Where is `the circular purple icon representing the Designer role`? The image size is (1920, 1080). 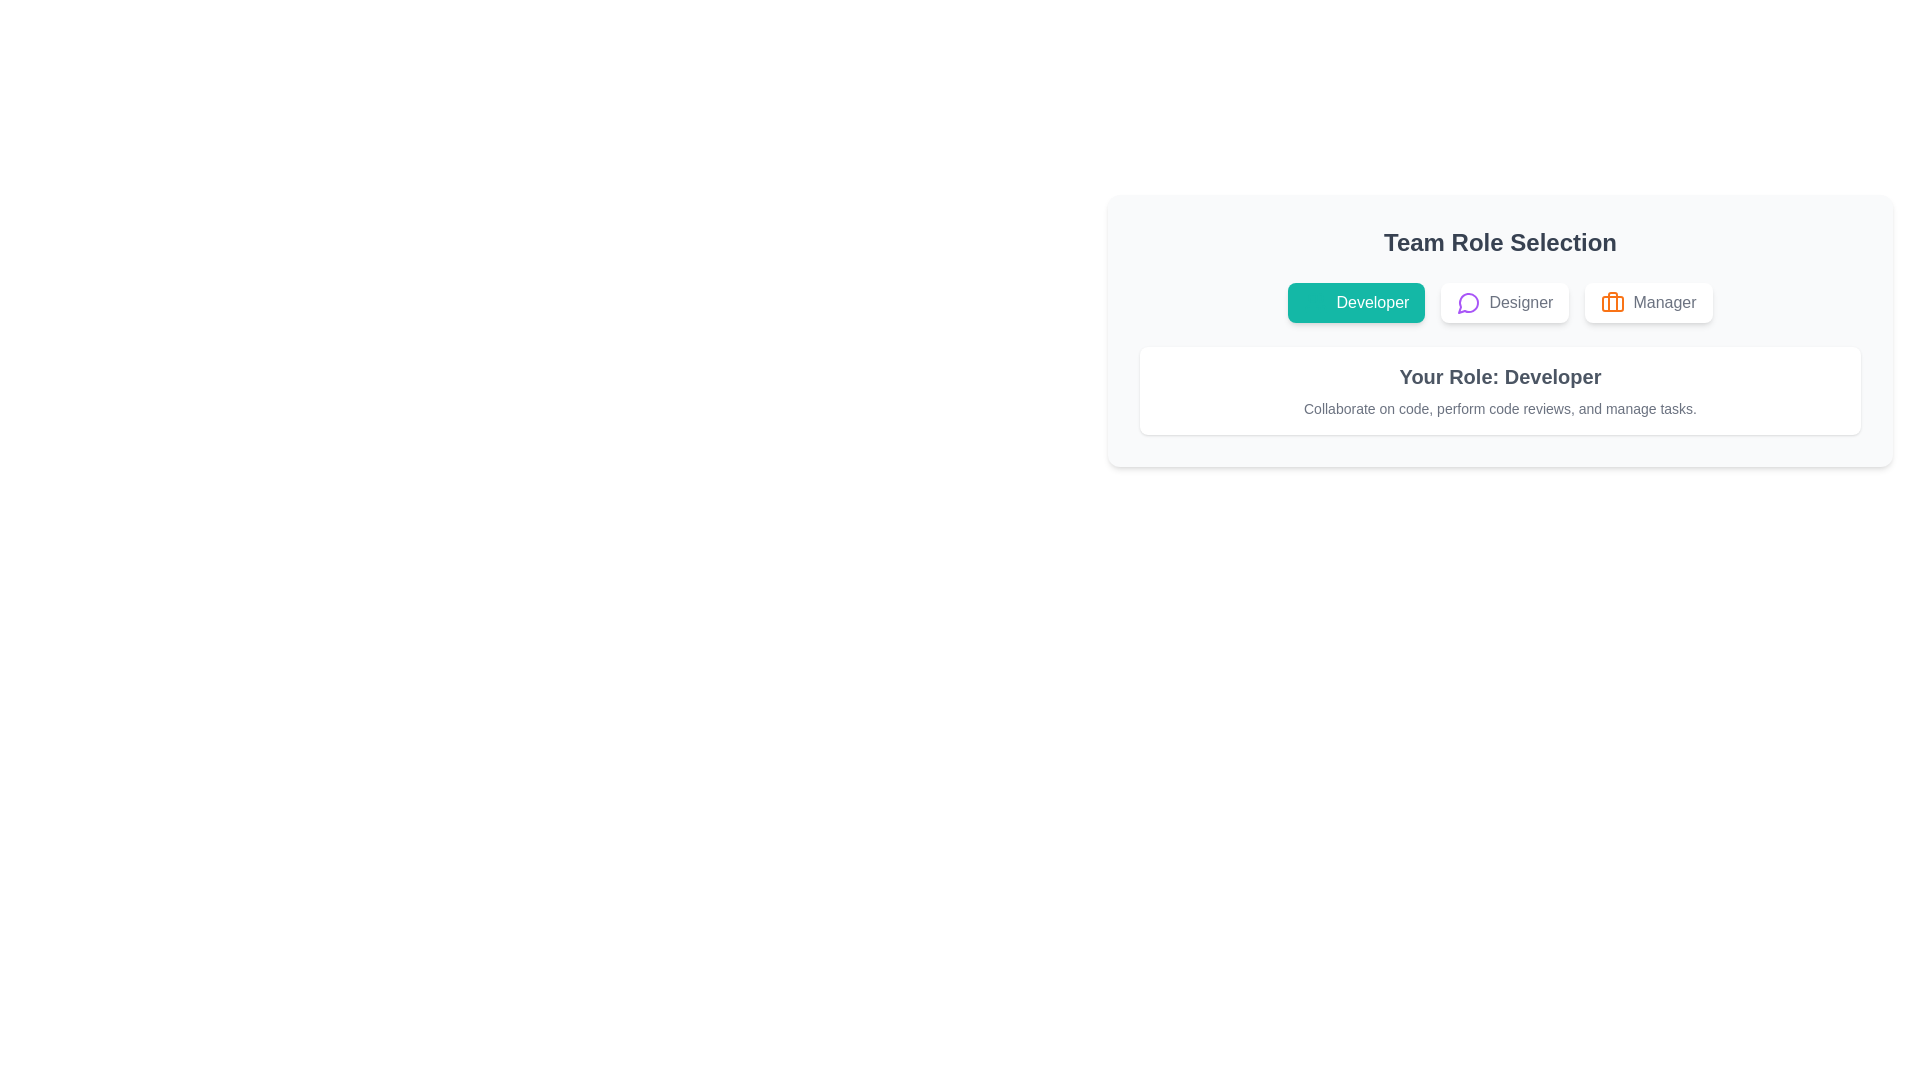
the circular purple icon representing the Designer role is located at coordinates (1468, 303).